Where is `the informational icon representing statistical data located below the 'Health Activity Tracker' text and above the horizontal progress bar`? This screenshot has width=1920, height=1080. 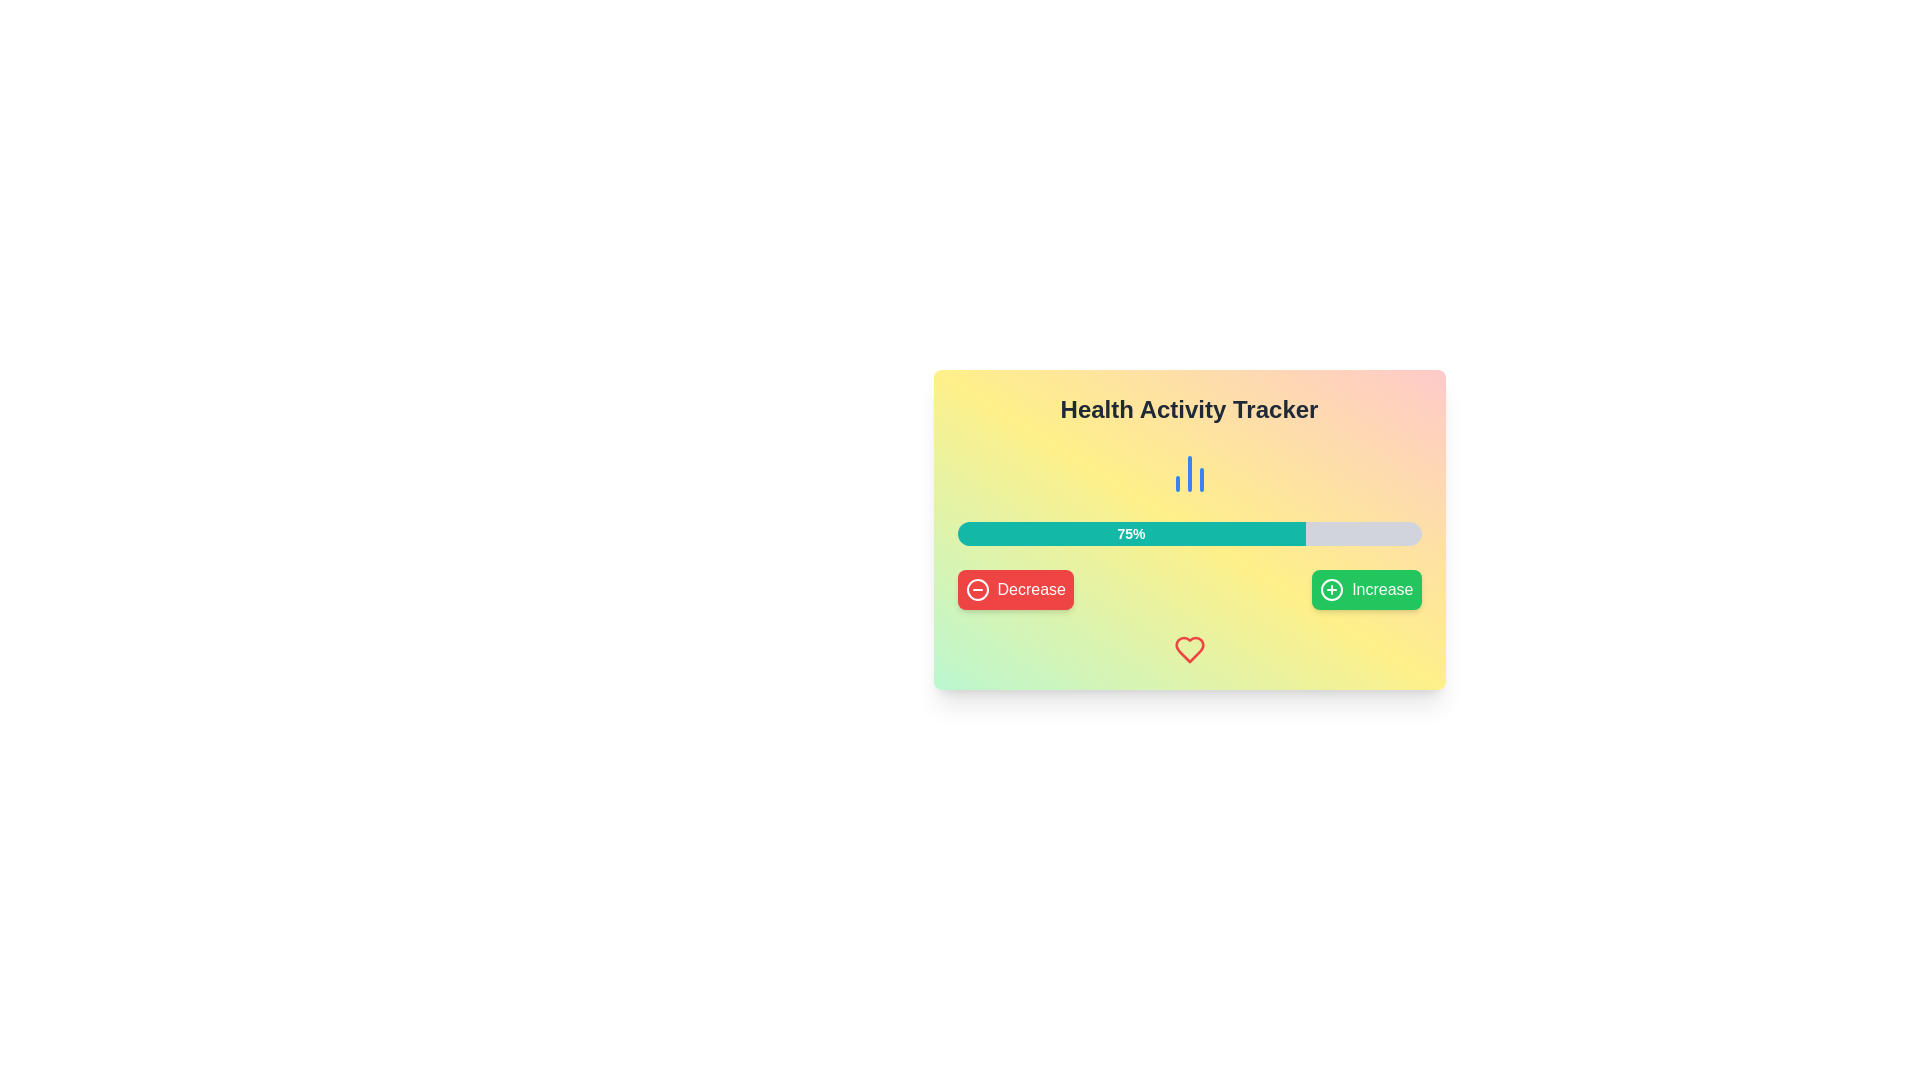
the informational icon representing statistical data located below the 'Health Activity Tracker' text and above the horizontal progress bar is located at coordinates (1189, 474).